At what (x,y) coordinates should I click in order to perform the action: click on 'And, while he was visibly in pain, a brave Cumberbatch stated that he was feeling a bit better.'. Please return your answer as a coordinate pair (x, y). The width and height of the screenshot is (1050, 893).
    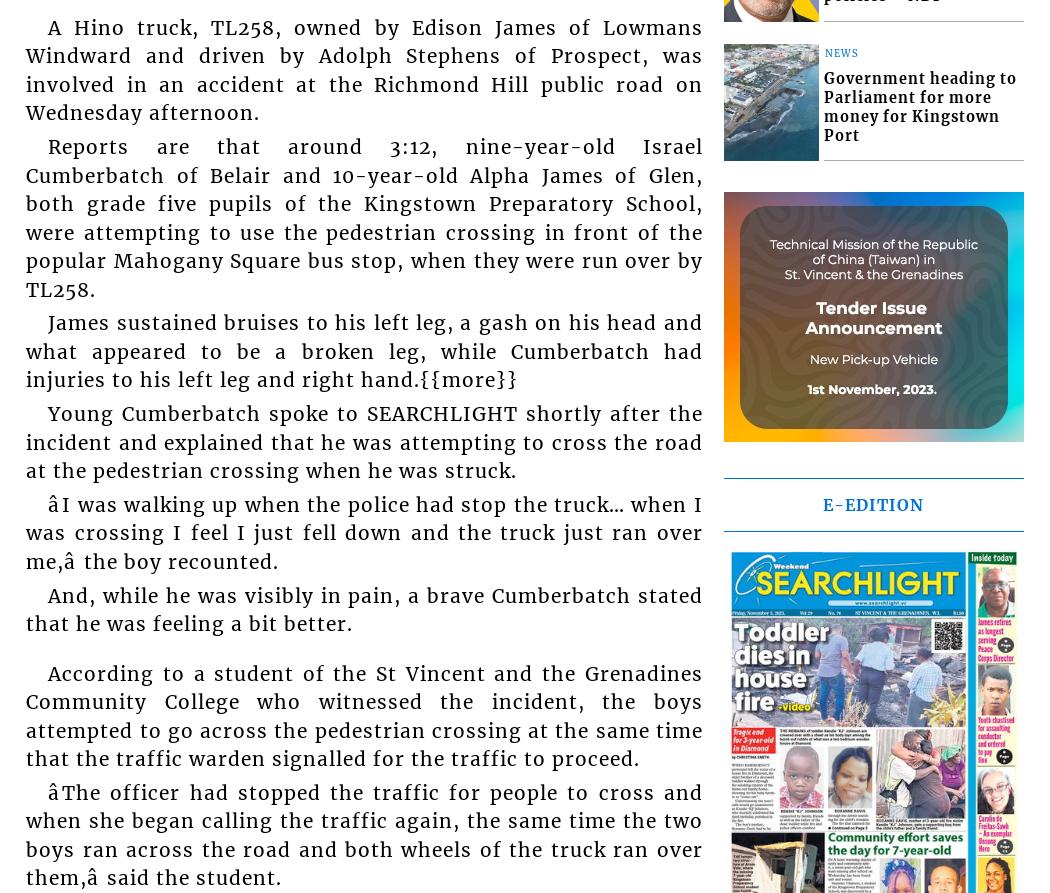
    Looking at the image, I should click on (363, 609).